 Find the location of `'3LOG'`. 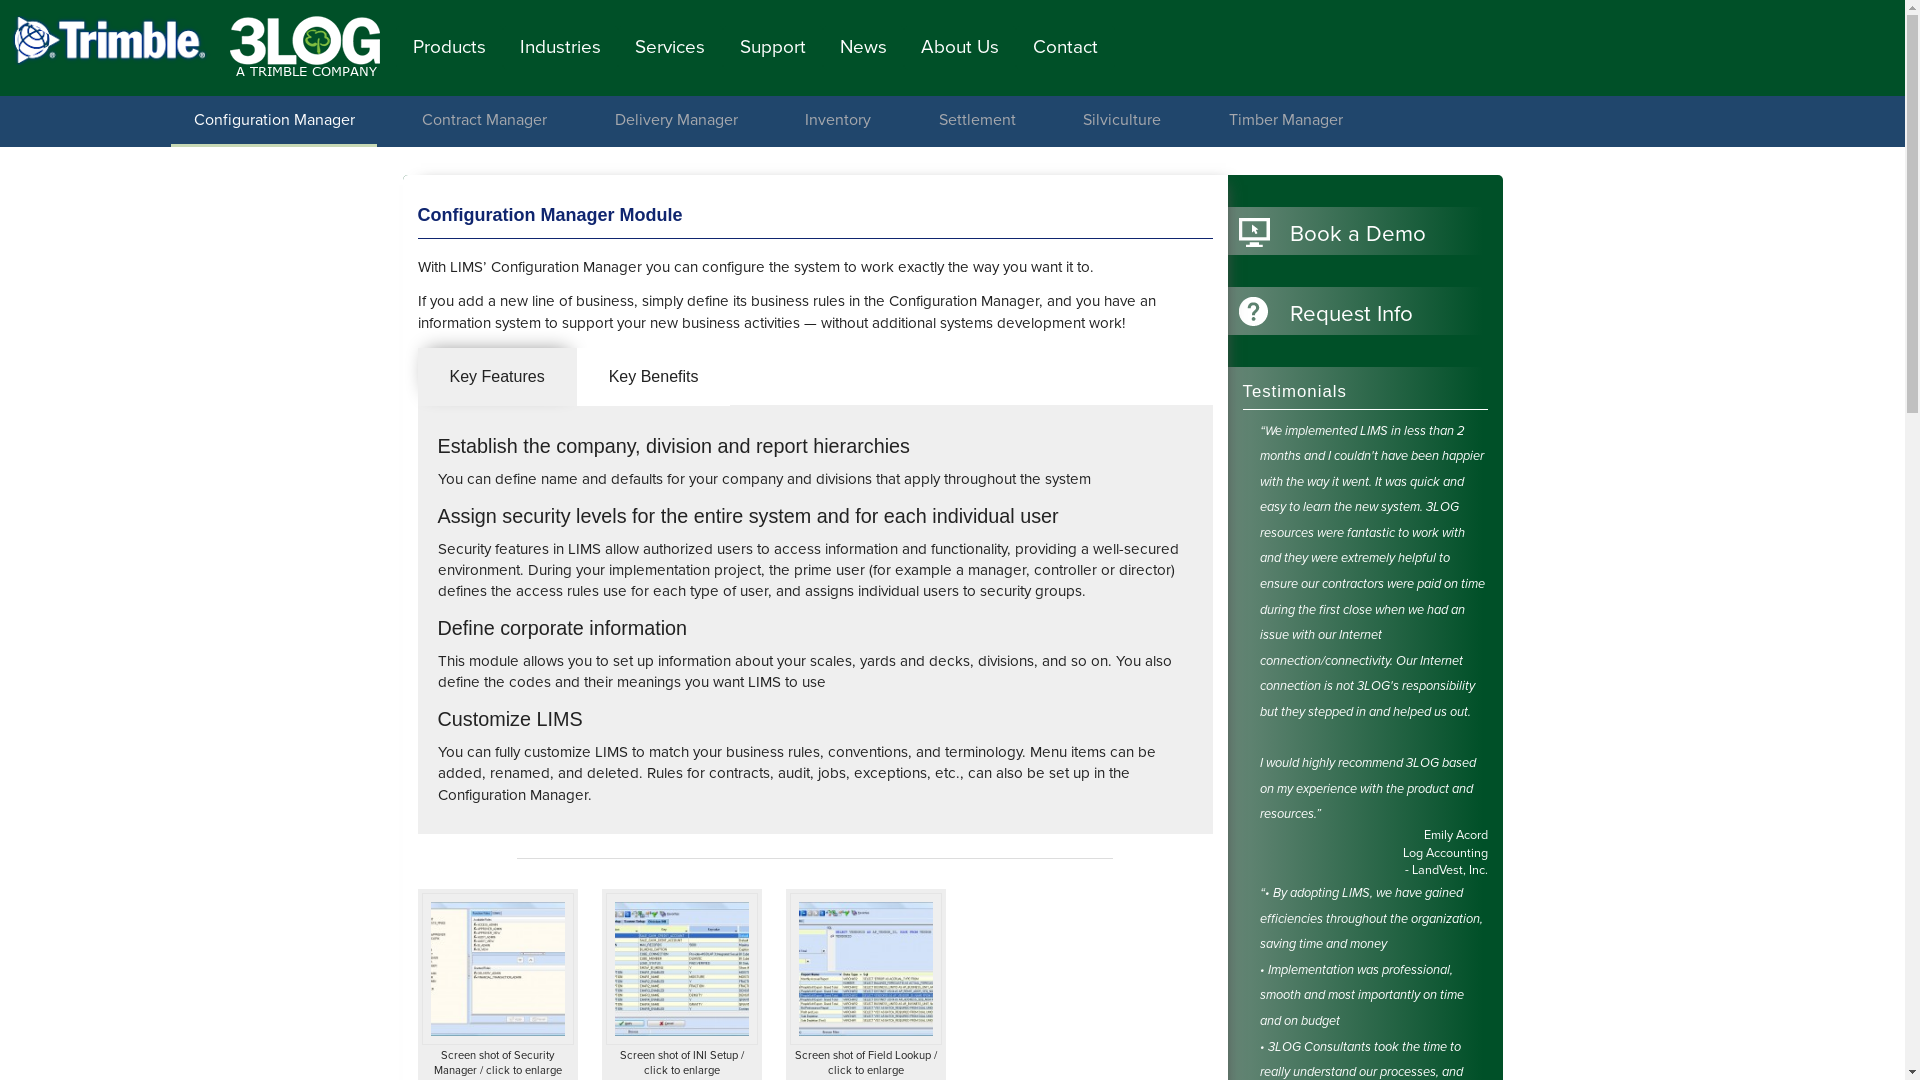

'3LOG' is located at coordinates (298, 42).